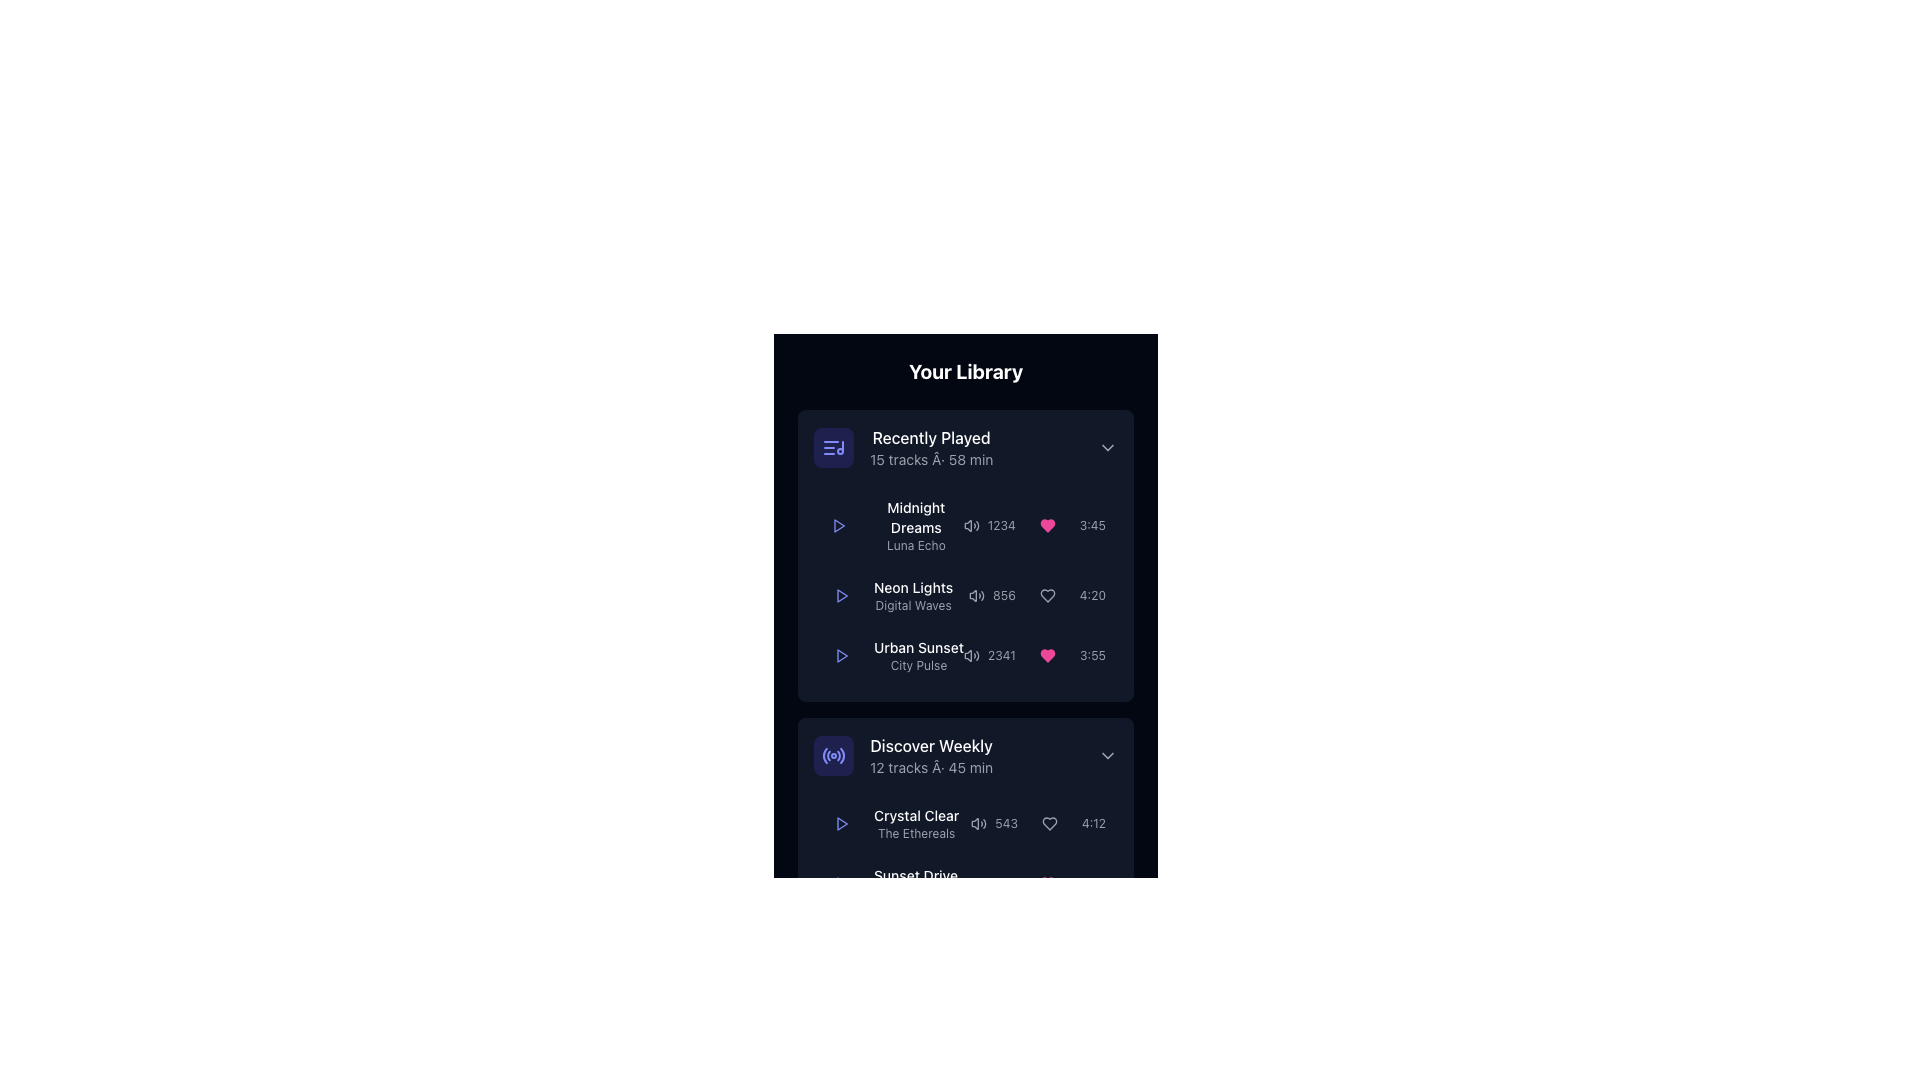 The height and width of the screenshot is (1080, 1920). What do you see at coordinates (1037, 595) in the screenshot?
I see `the Decorative metadata component located in the second row of the 'Recently Played' list, which contains a speaker icon and the number '856', to manipulate adjacent elements` at bounding box center [1037, 595].